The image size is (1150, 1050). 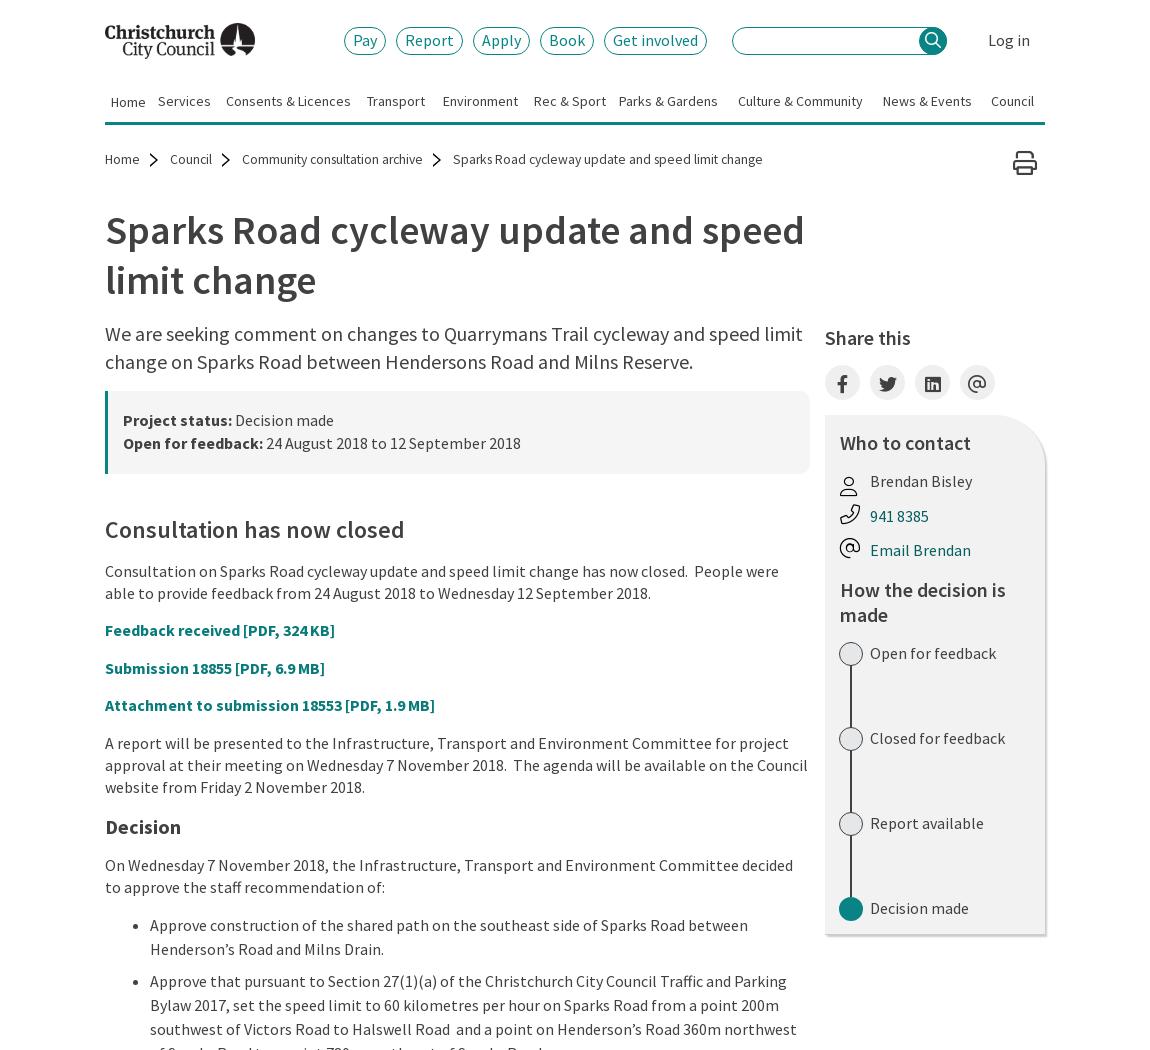 I want to click on 'Report available', so click(x=927, y=821).